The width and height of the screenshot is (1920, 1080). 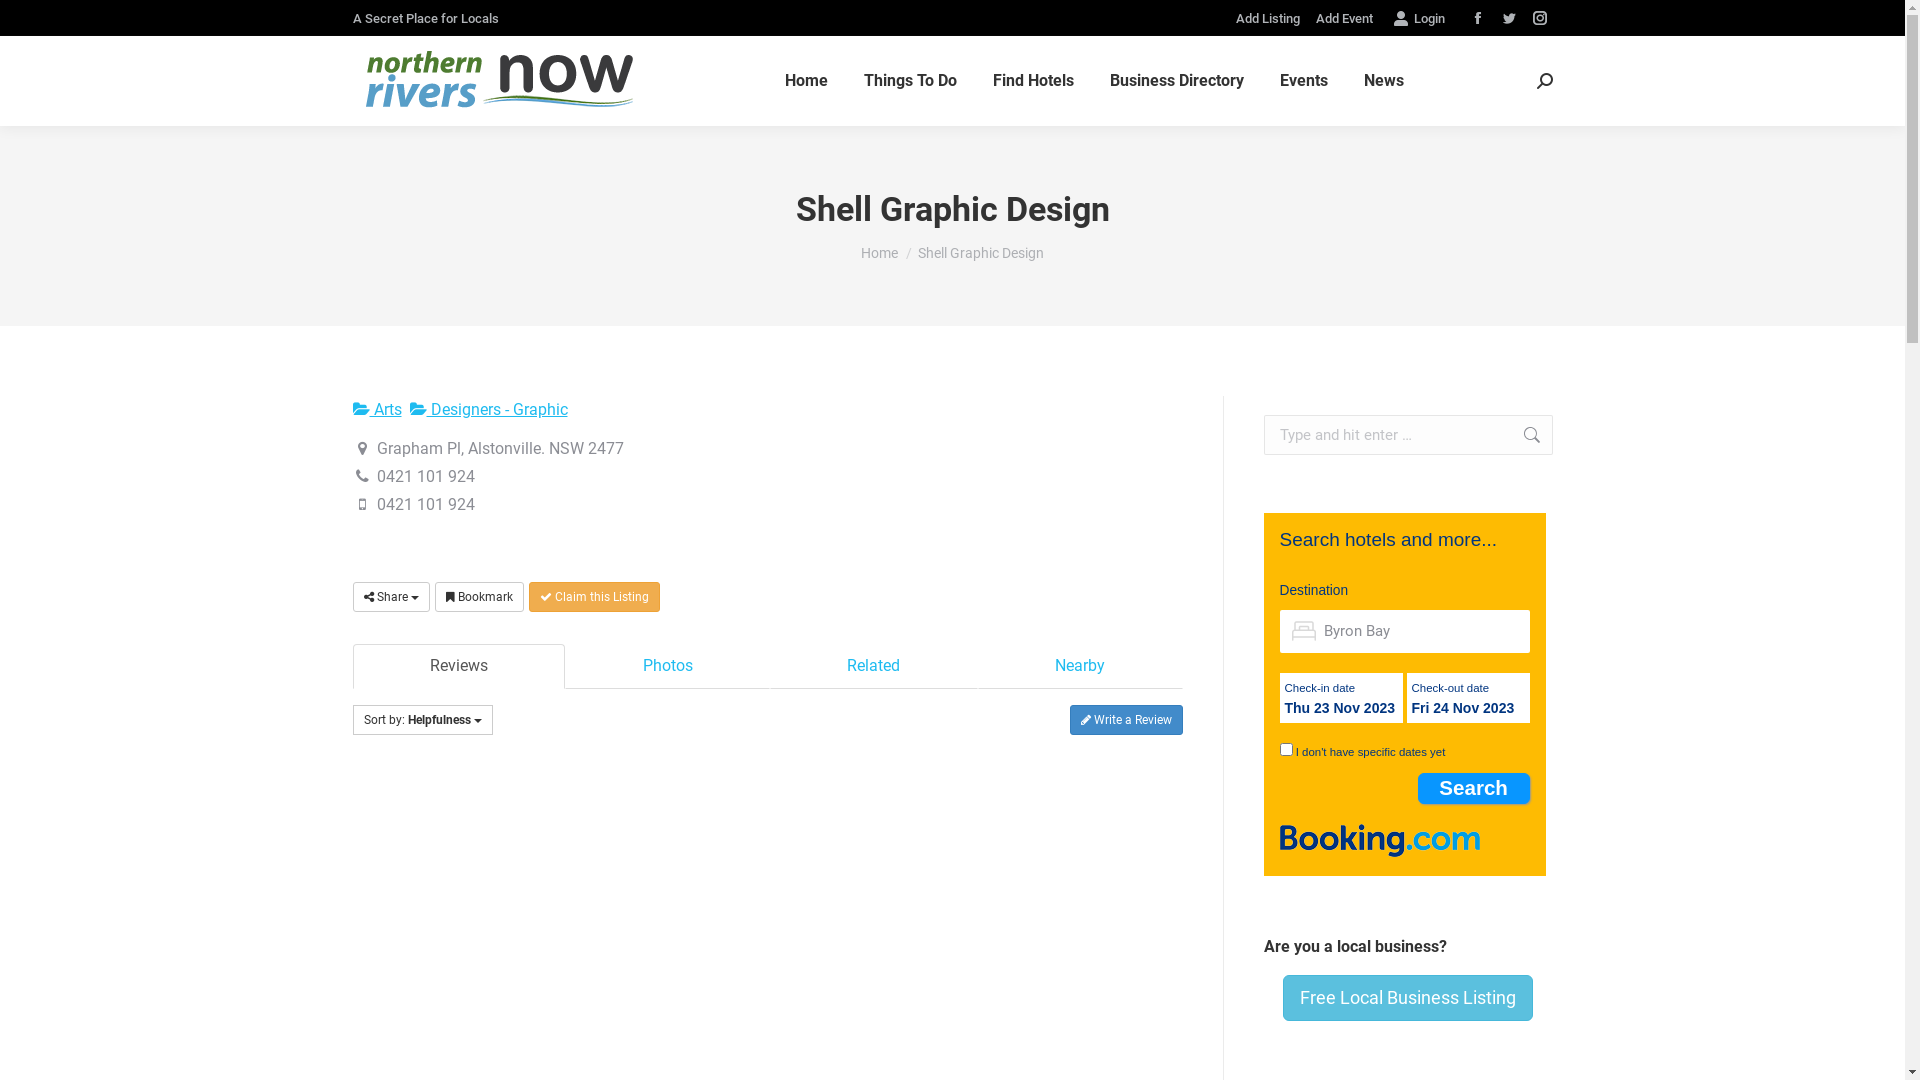 I want to click on 'Login', so click(x=1416, y=17).